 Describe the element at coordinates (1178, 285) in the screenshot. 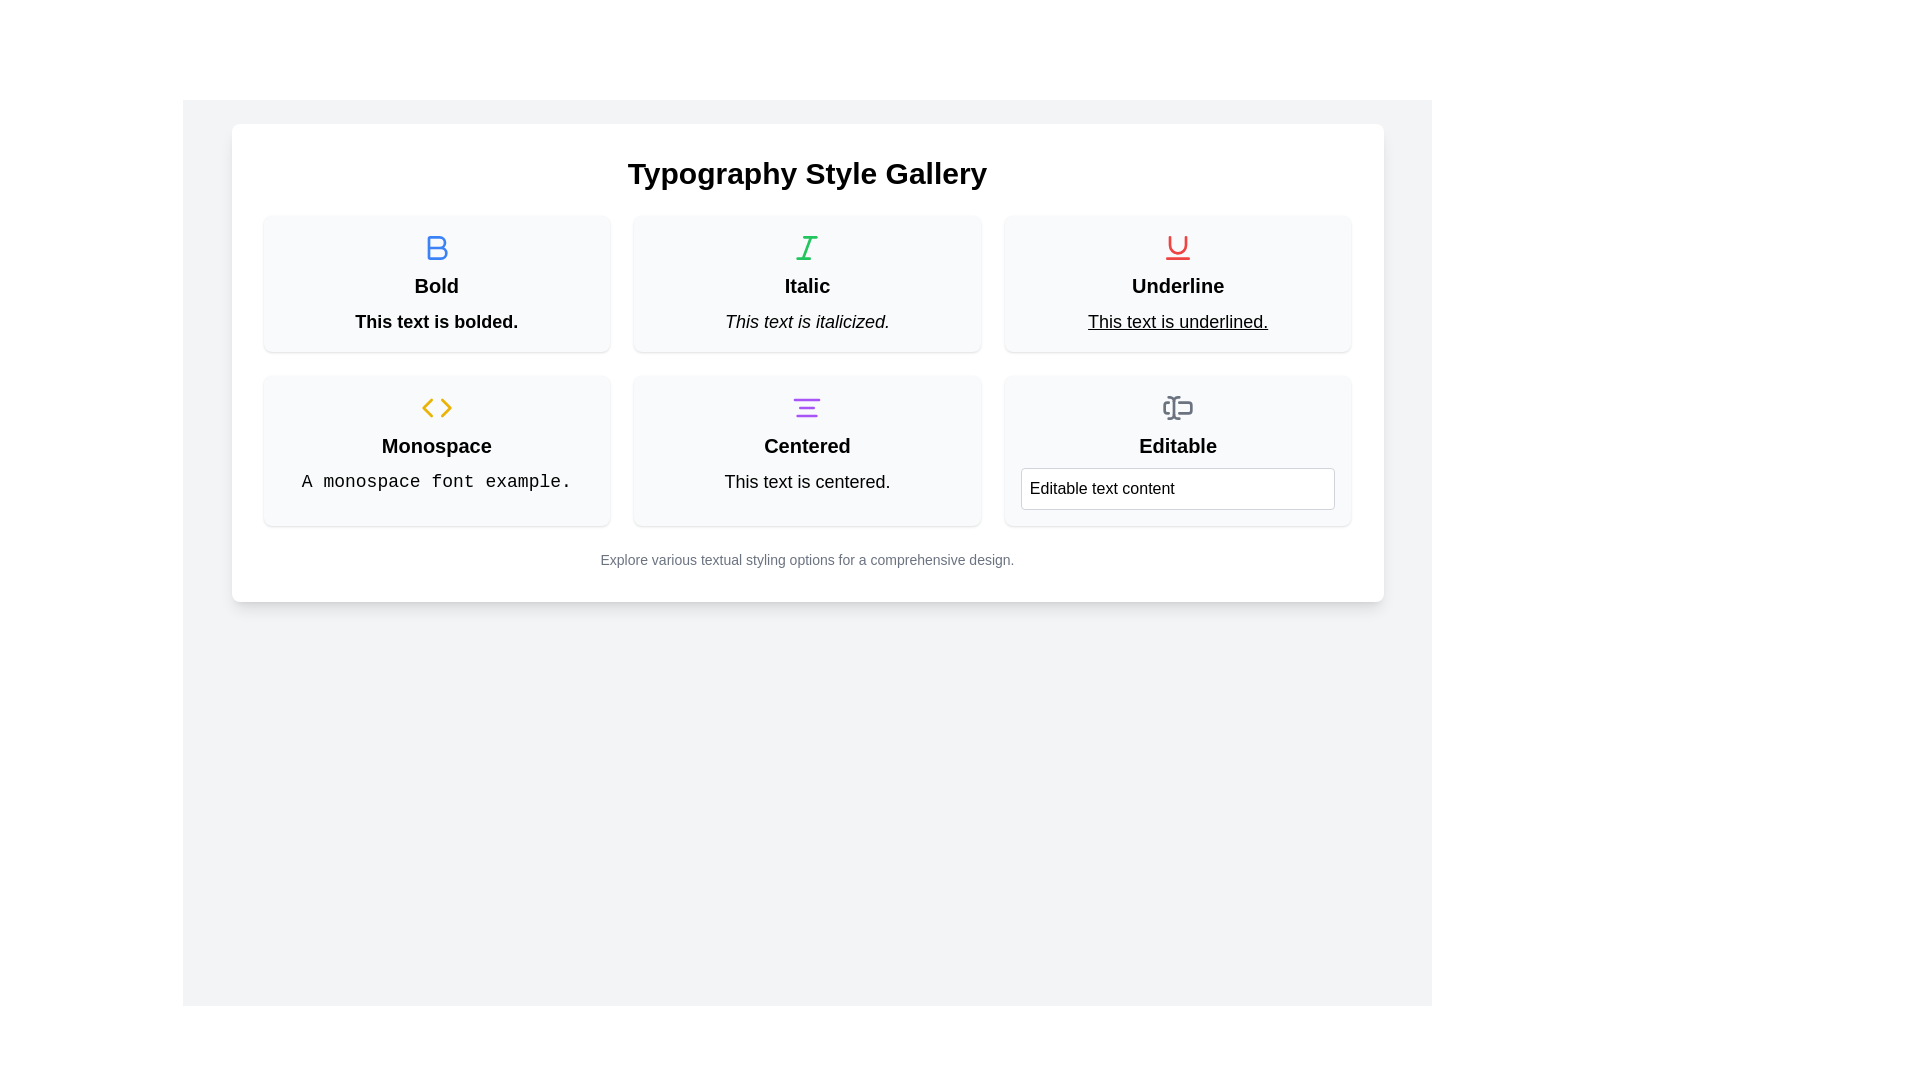

I see `the label or heading that describes the typographical style 'Underline', located beneath a red 'U' icon and above the sentence 'This text is underlined'` at that location.